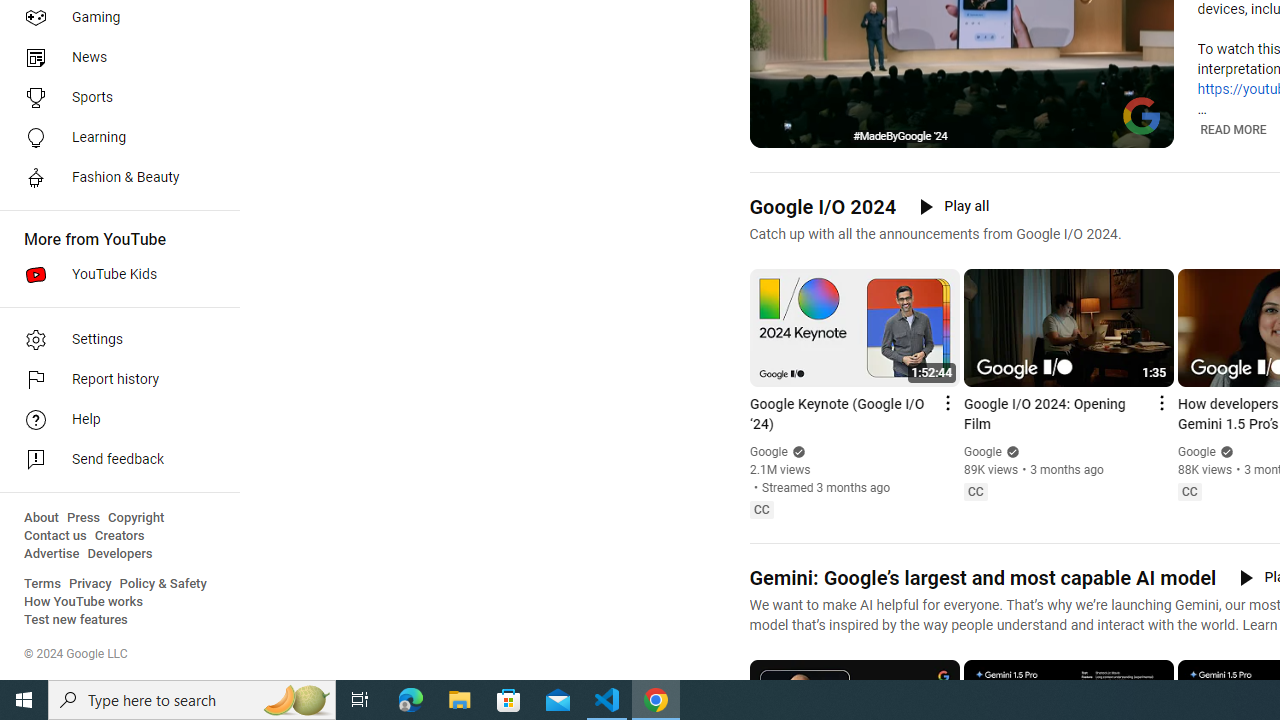  Describe the element at coordinates (112, 380) in the screenshot. I see `'Report history'` at that location.